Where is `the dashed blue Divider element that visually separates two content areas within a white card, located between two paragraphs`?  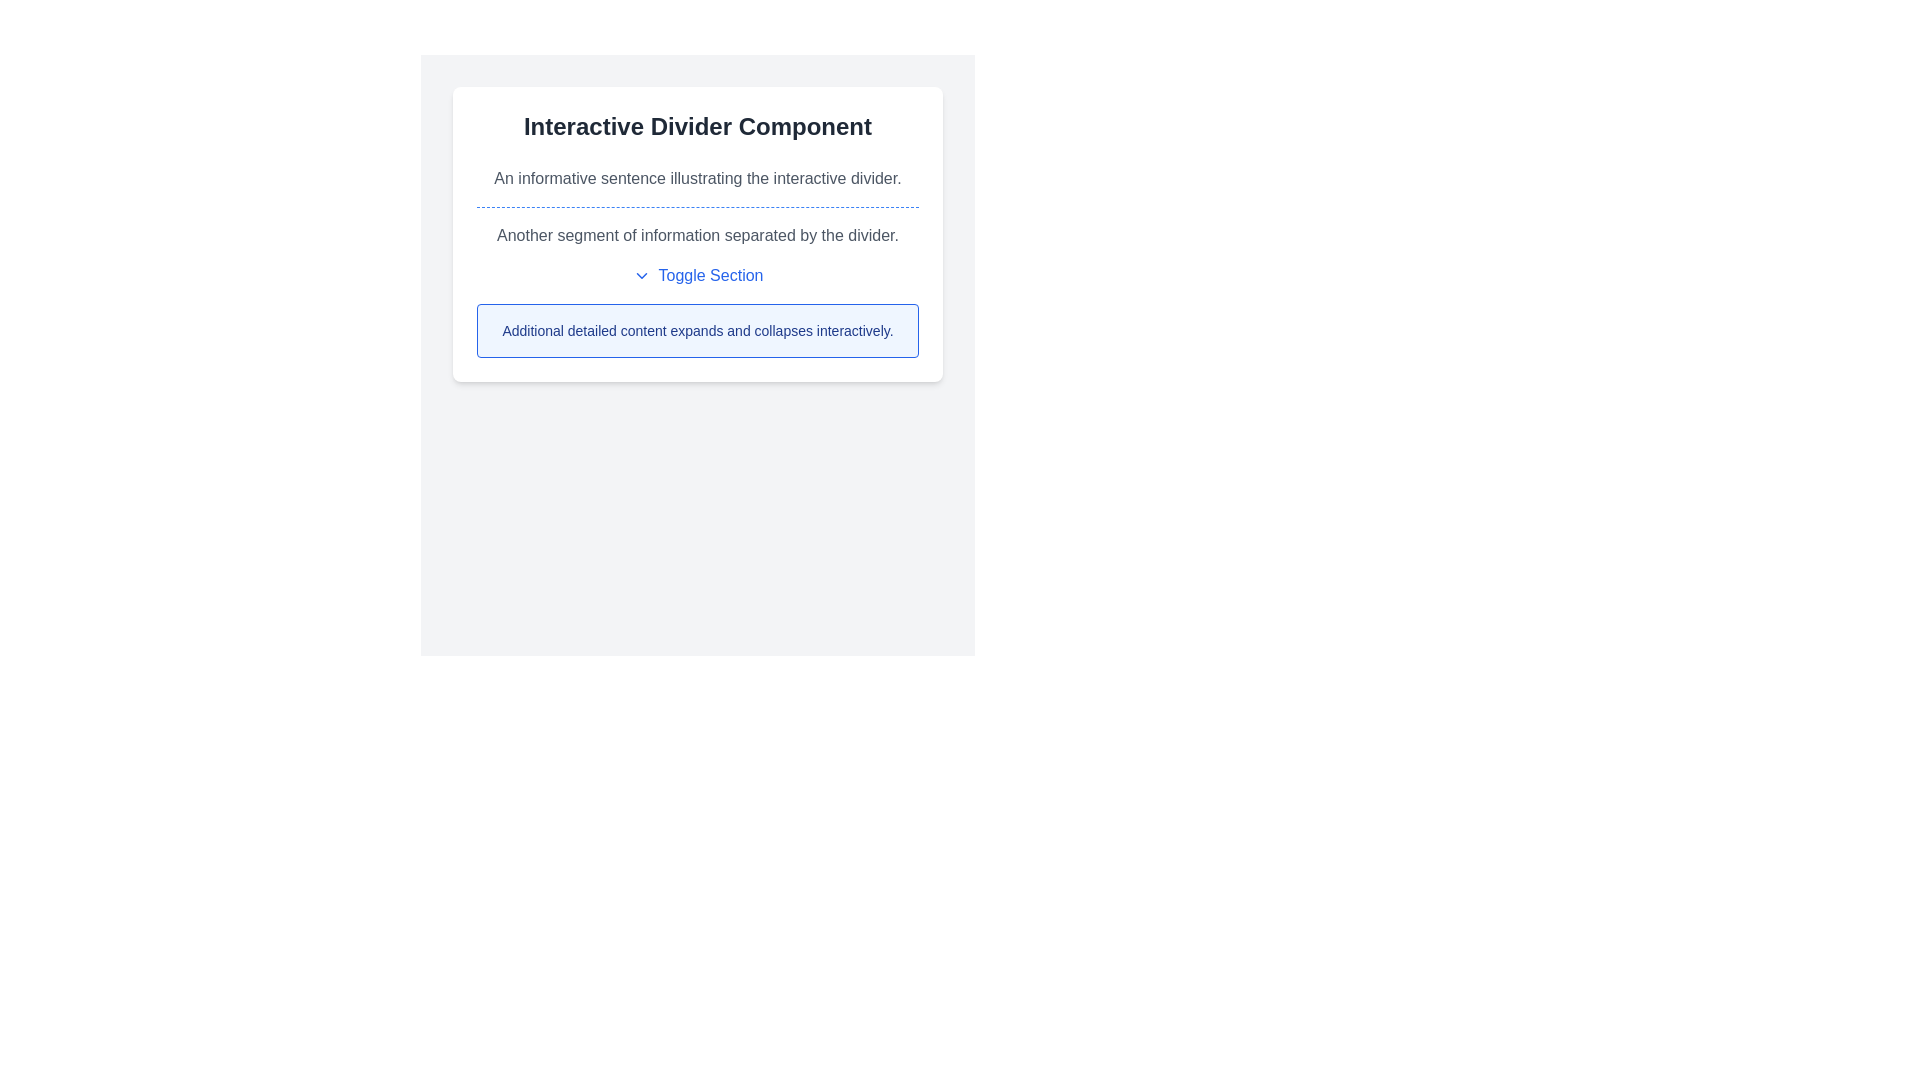
the dashed blue Divider element that visually separates two content areas within a white card, located between two paragraphs is located at coordinates (697, 207).